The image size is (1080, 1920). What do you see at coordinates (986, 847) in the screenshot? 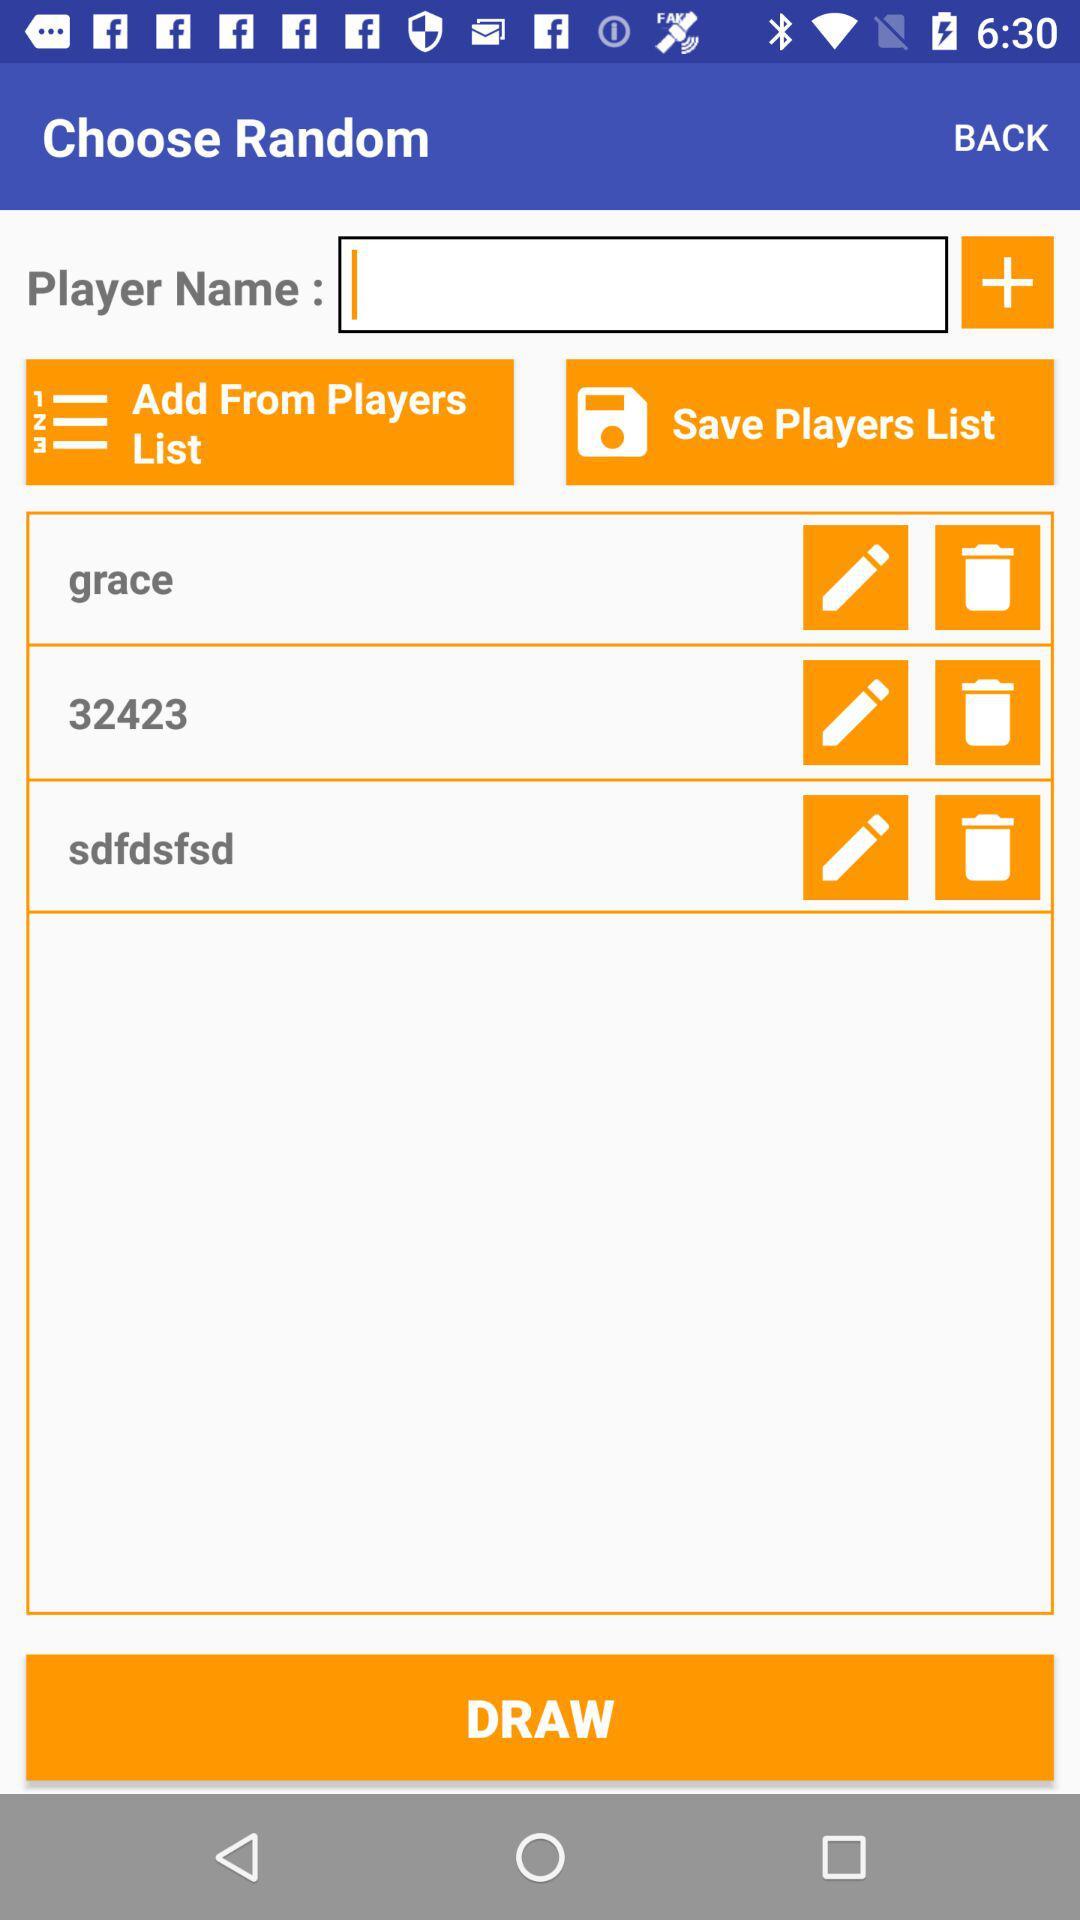
I see `delete button` at bounding box center [986, 847].